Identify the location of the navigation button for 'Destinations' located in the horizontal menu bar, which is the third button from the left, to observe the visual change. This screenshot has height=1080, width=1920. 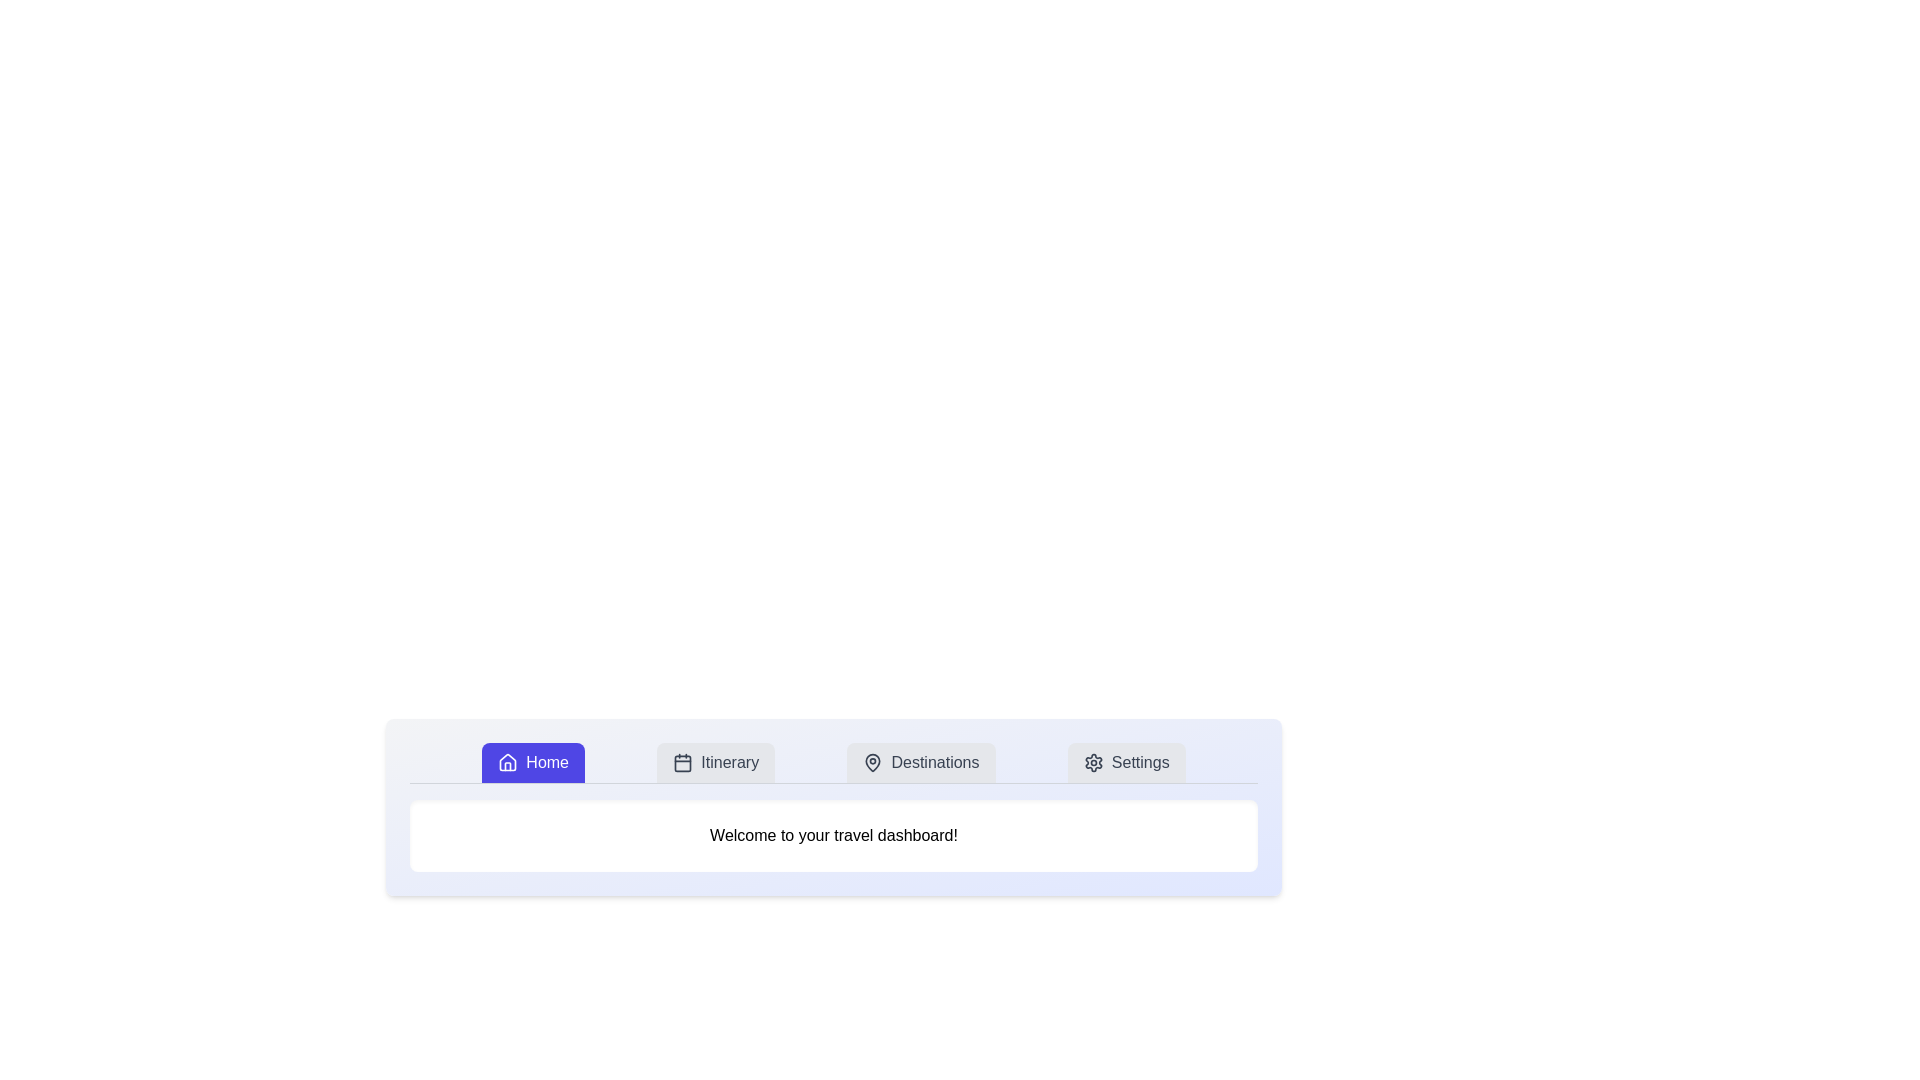
(920, 763).